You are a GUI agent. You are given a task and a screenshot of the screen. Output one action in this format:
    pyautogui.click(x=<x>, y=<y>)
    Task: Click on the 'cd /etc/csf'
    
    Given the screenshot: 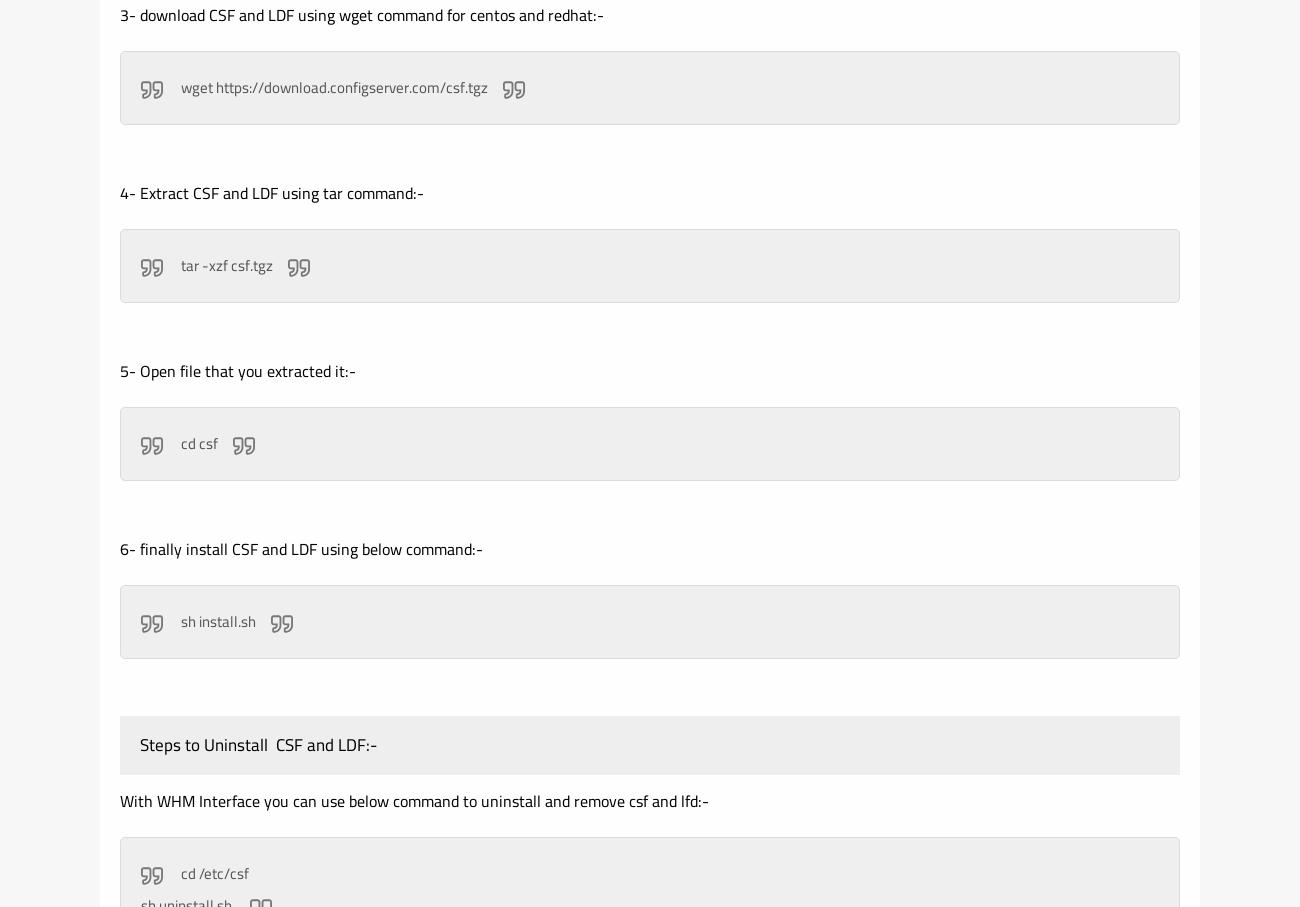 What is the action you would take?
    pyautogui.click(x=213, y=873)
    